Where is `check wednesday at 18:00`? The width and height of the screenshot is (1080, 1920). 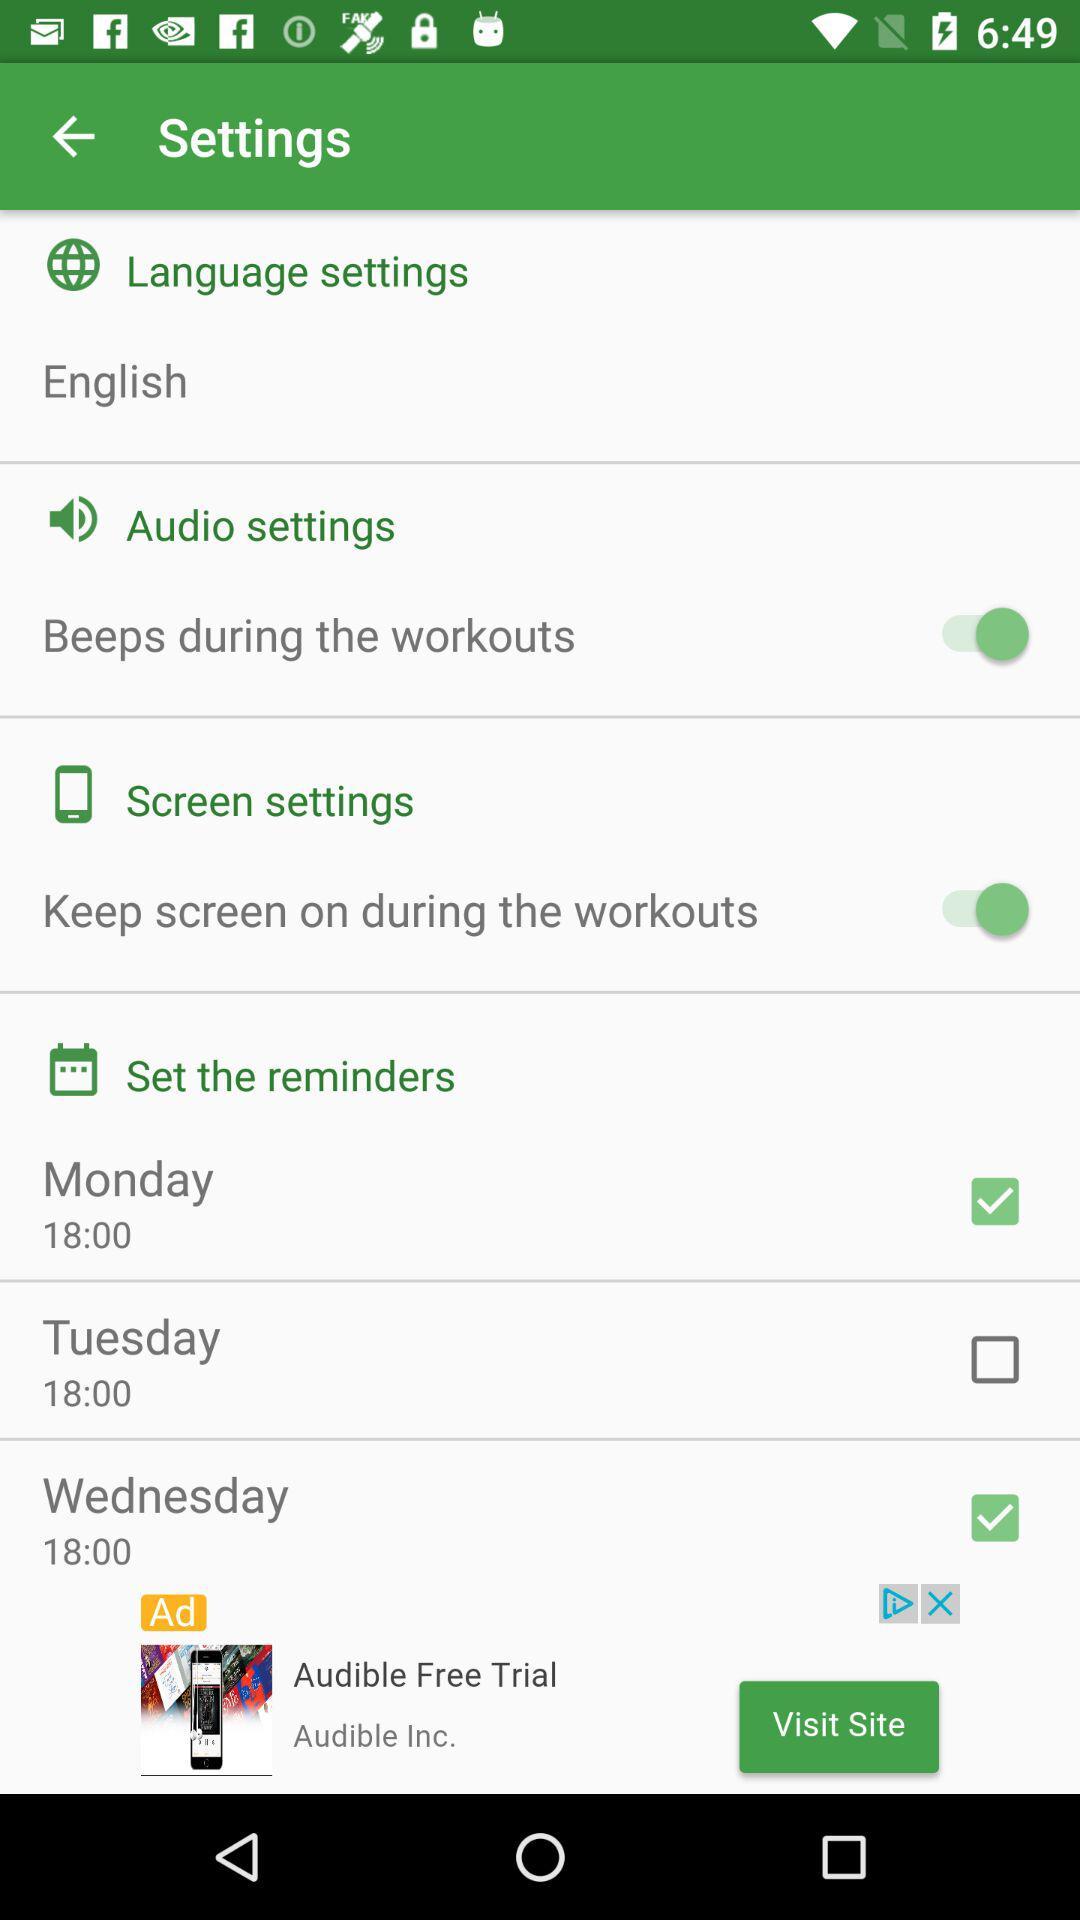 check wednesday at 18:00 is located at coordinates (995, 1517).